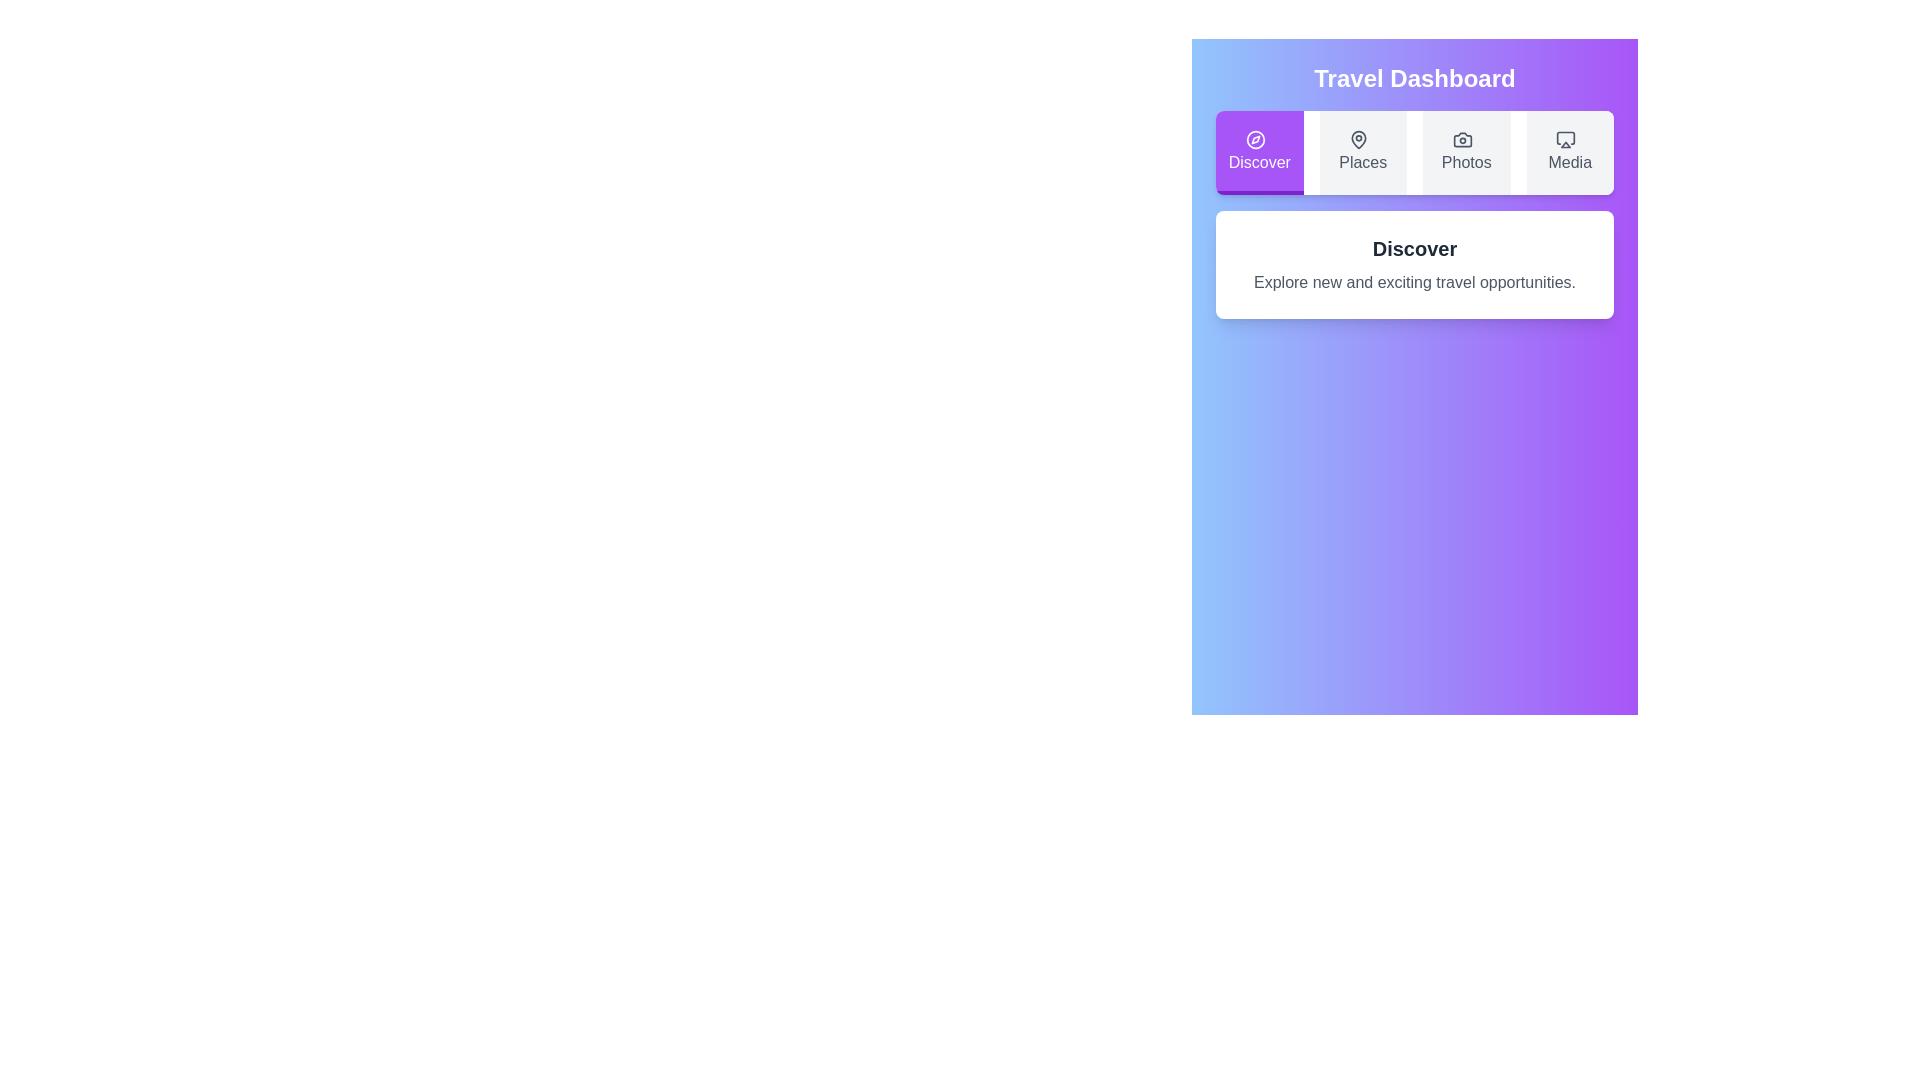  Describe the element at coordinates (1569, 152) in the screenshot. I see `the Media tab` at that location.